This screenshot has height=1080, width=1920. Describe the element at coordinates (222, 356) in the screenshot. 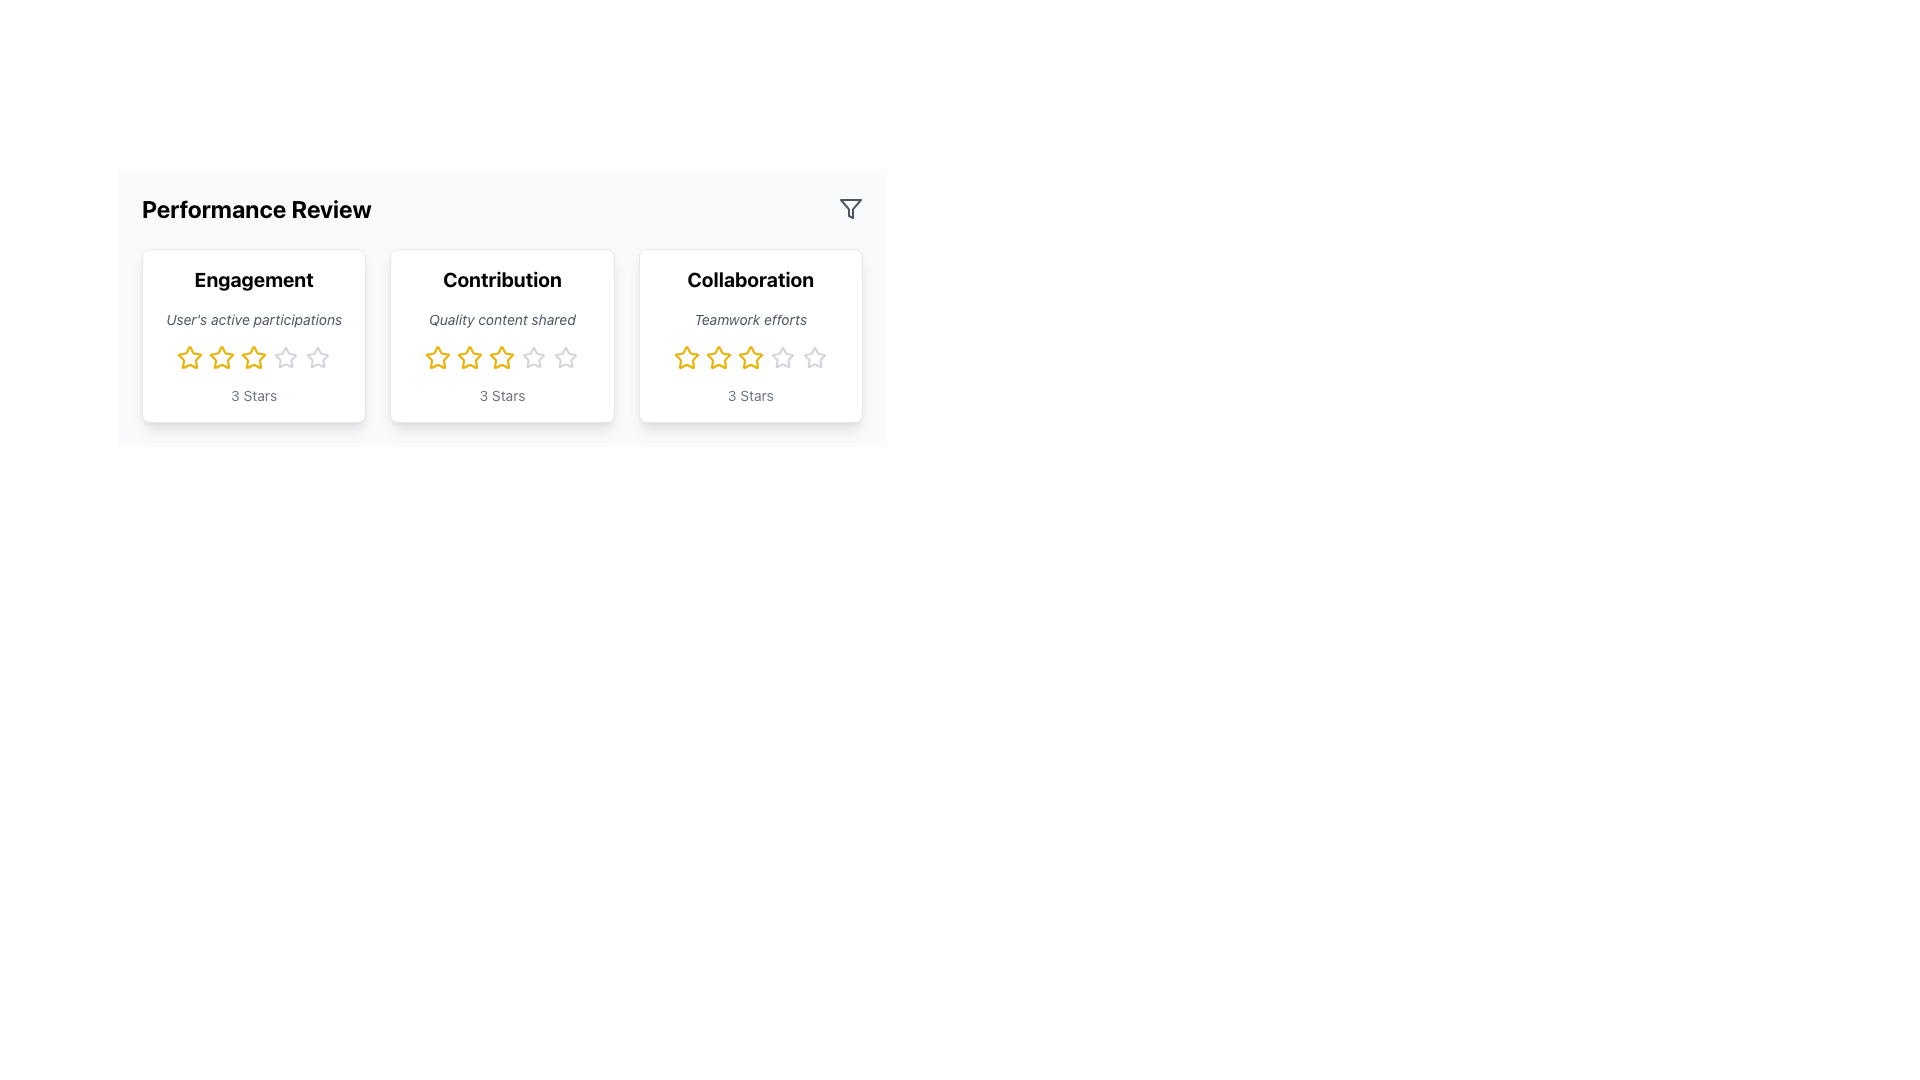

I see `the second star in the interactive rating system under the 'Engagement' criterion` at that location.